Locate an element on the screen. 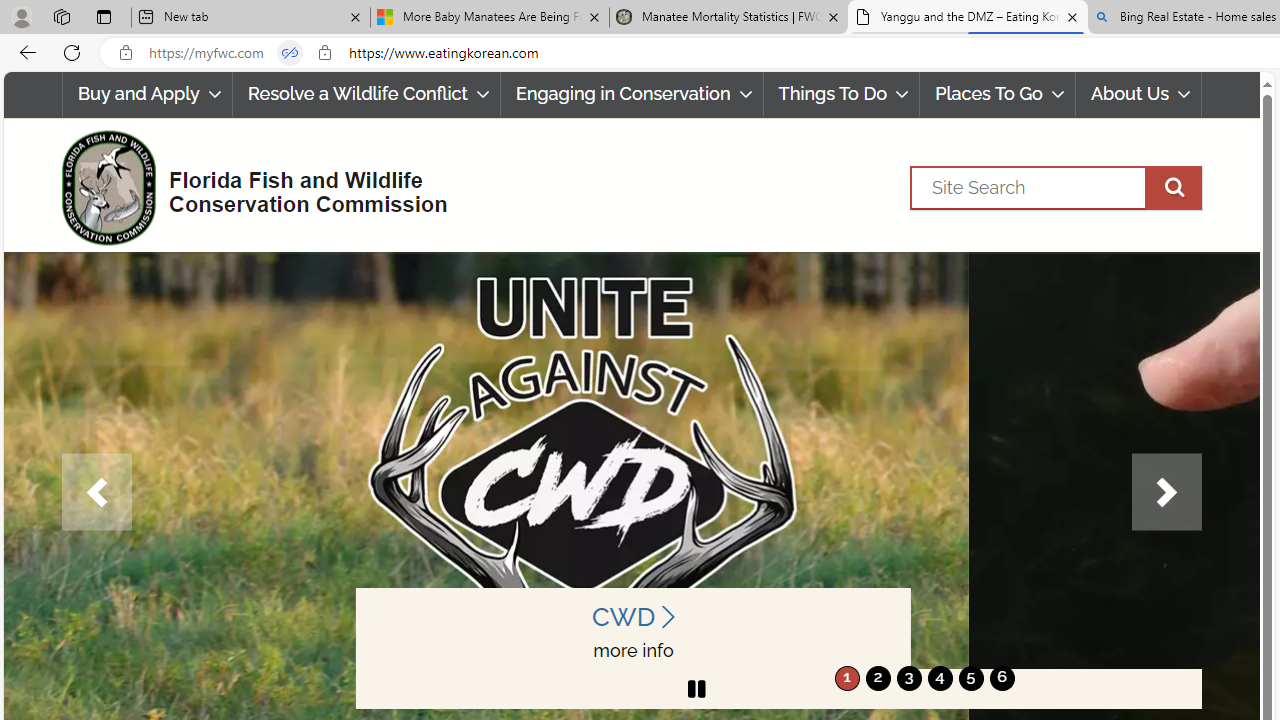 The height and width of the screenshot is (720, 1280). 'execute site search' is located at coordinates (1173, 187).